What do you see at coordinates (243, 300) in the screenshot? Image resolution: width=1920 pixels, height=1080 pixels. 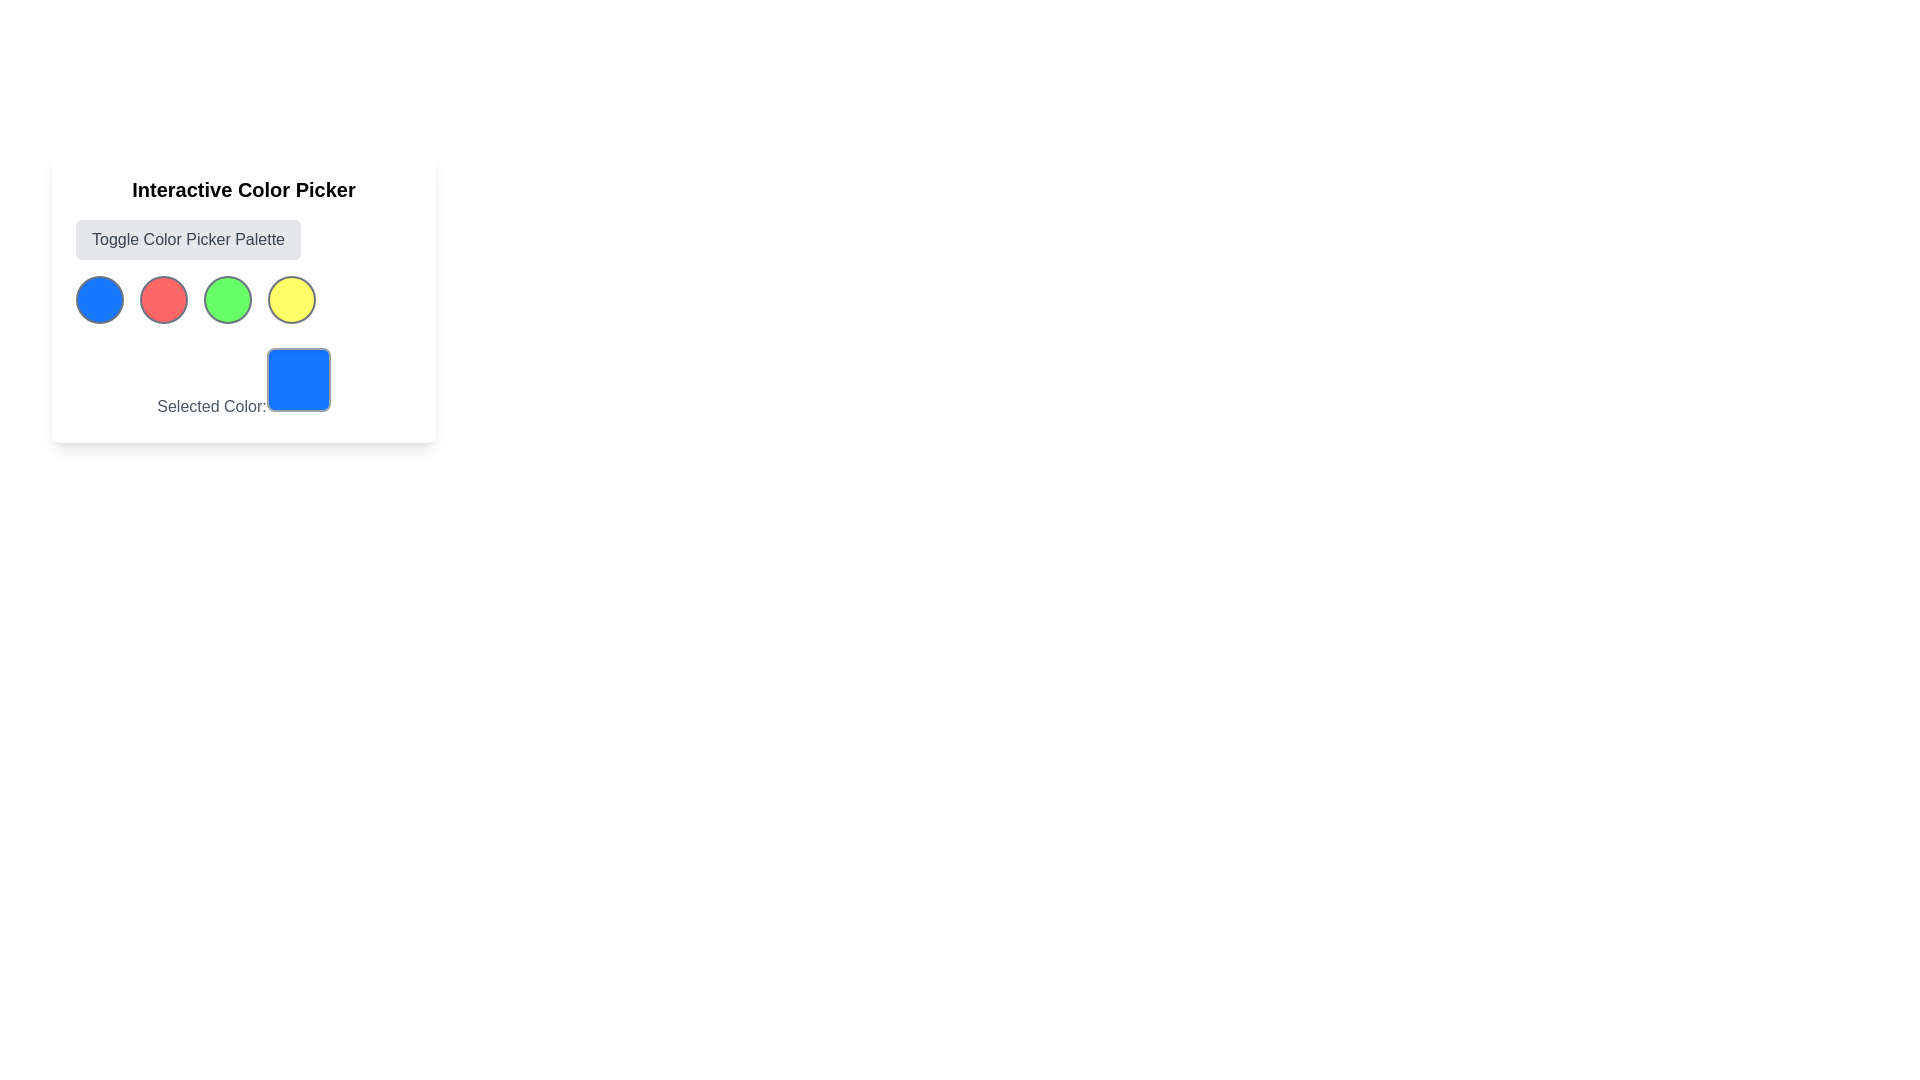 I see `the third circular color selection button in the 'Interactive Color Picker' group` at bounding box center [243, 300].